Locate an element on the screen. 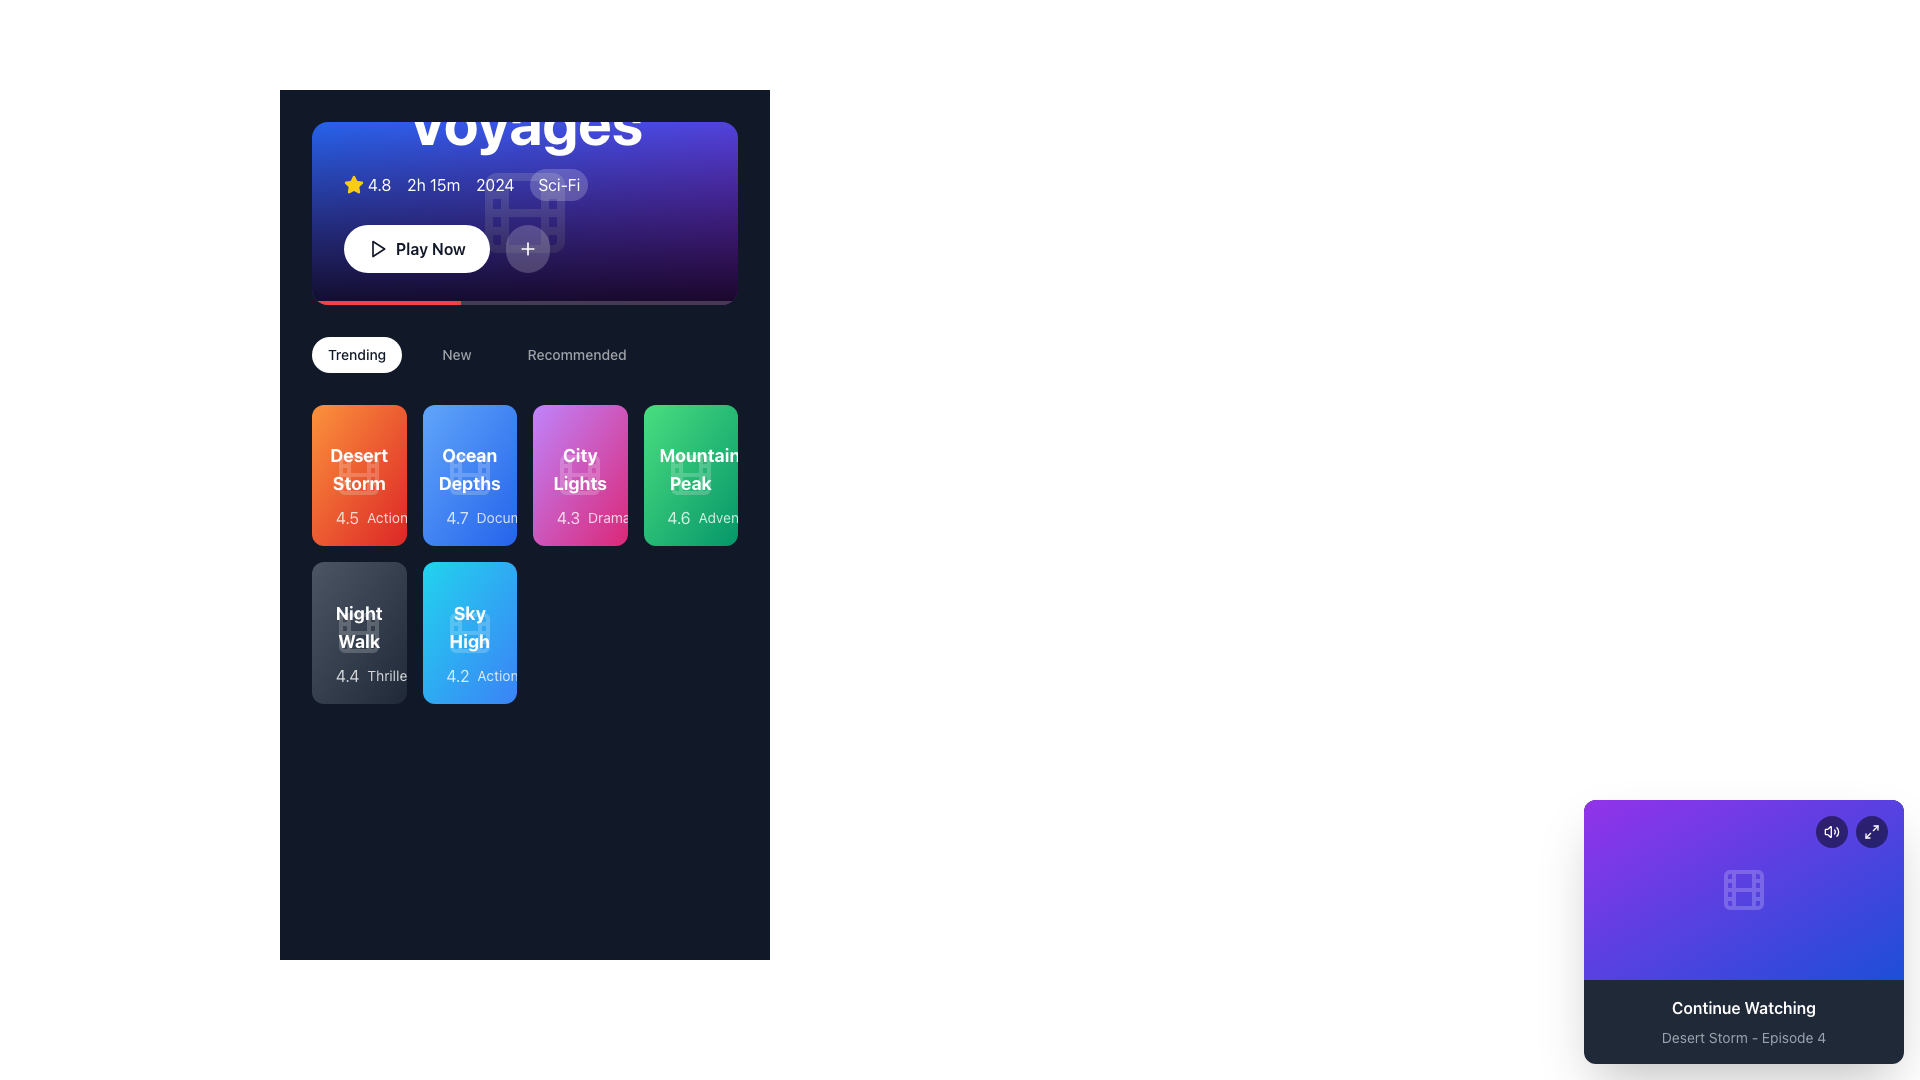 The width and height of the screenshot is (1920, 1080). the Informative card displaying 'City Lights' with a rating of 4.3 and the genre 'Drama', which is the third card in the 'Trending' row is located at coordinates (579, 486).